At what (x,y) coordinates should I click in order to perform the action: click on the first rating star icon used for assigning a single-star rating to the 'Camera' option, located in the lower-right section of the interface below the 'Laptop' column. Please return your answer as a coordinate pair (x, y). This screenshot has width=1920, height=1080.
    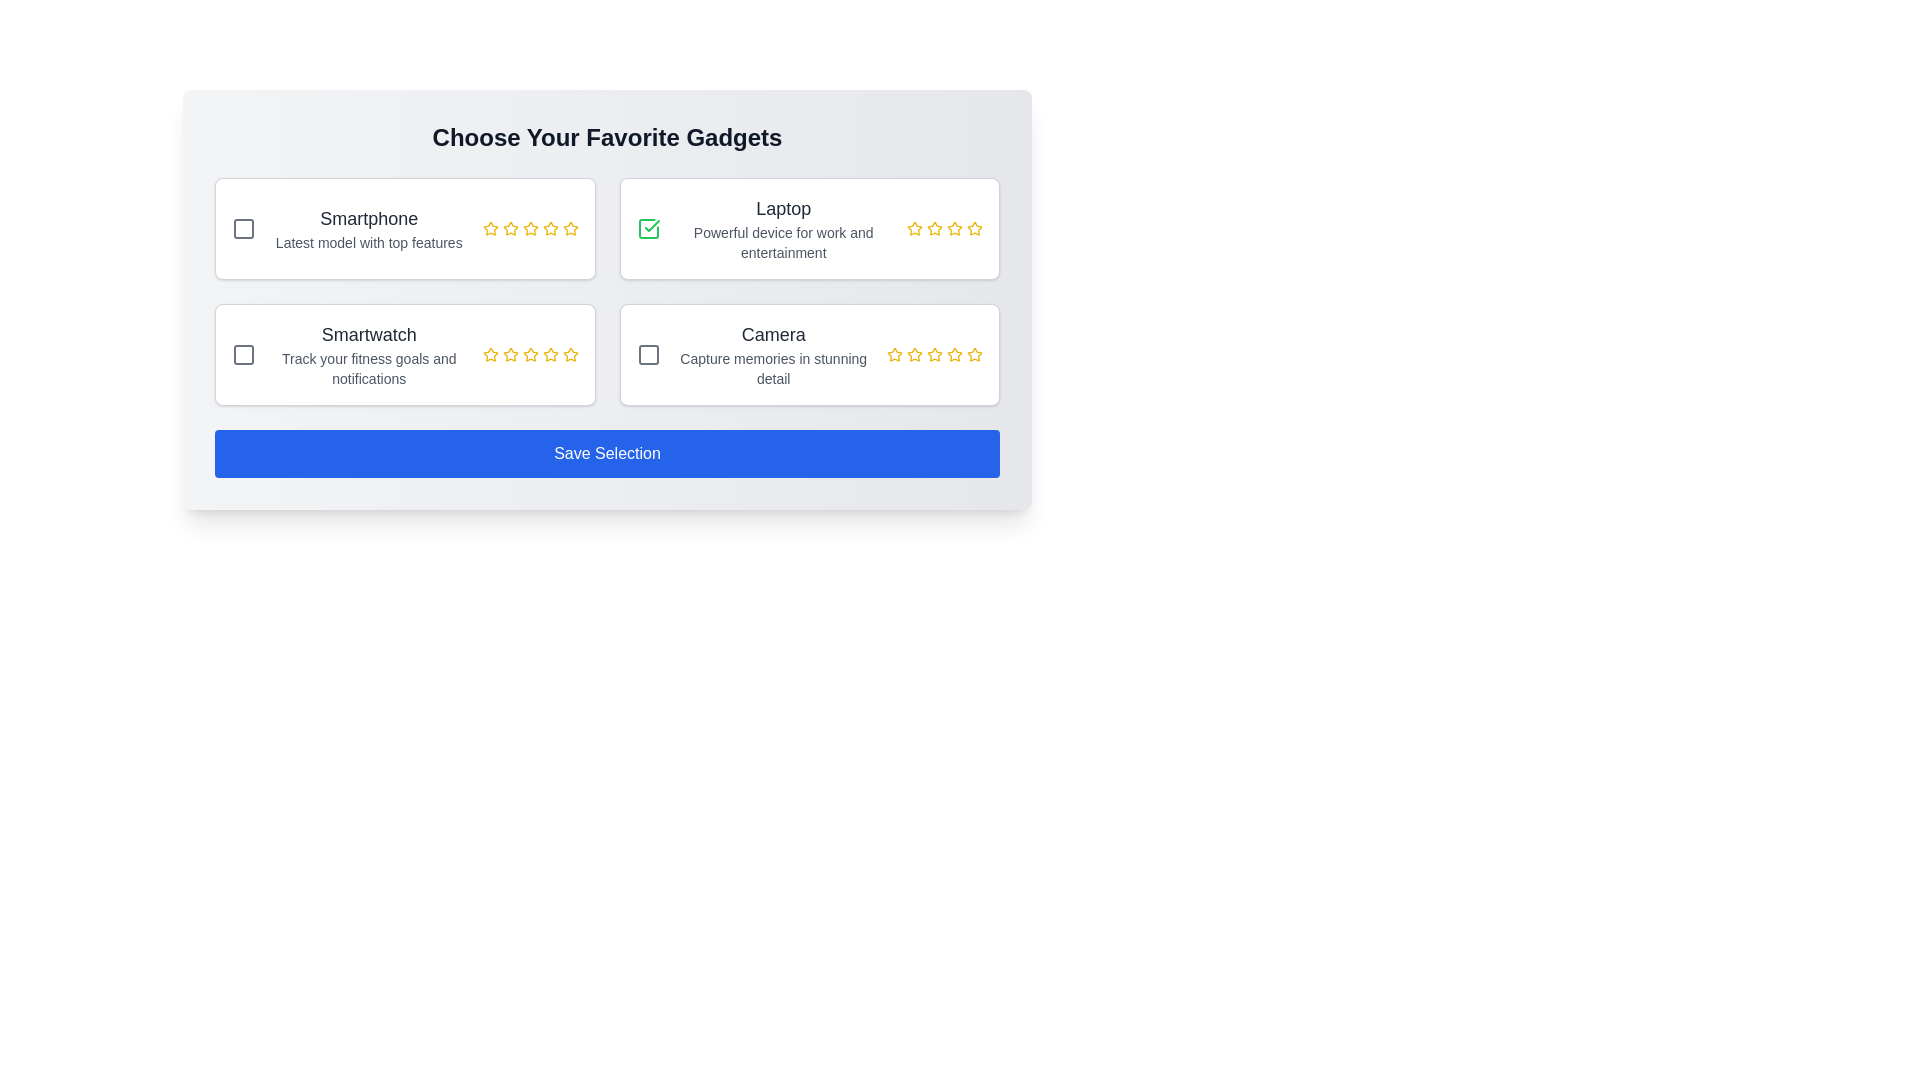
    Looking at the image, I should click on (893, 353).